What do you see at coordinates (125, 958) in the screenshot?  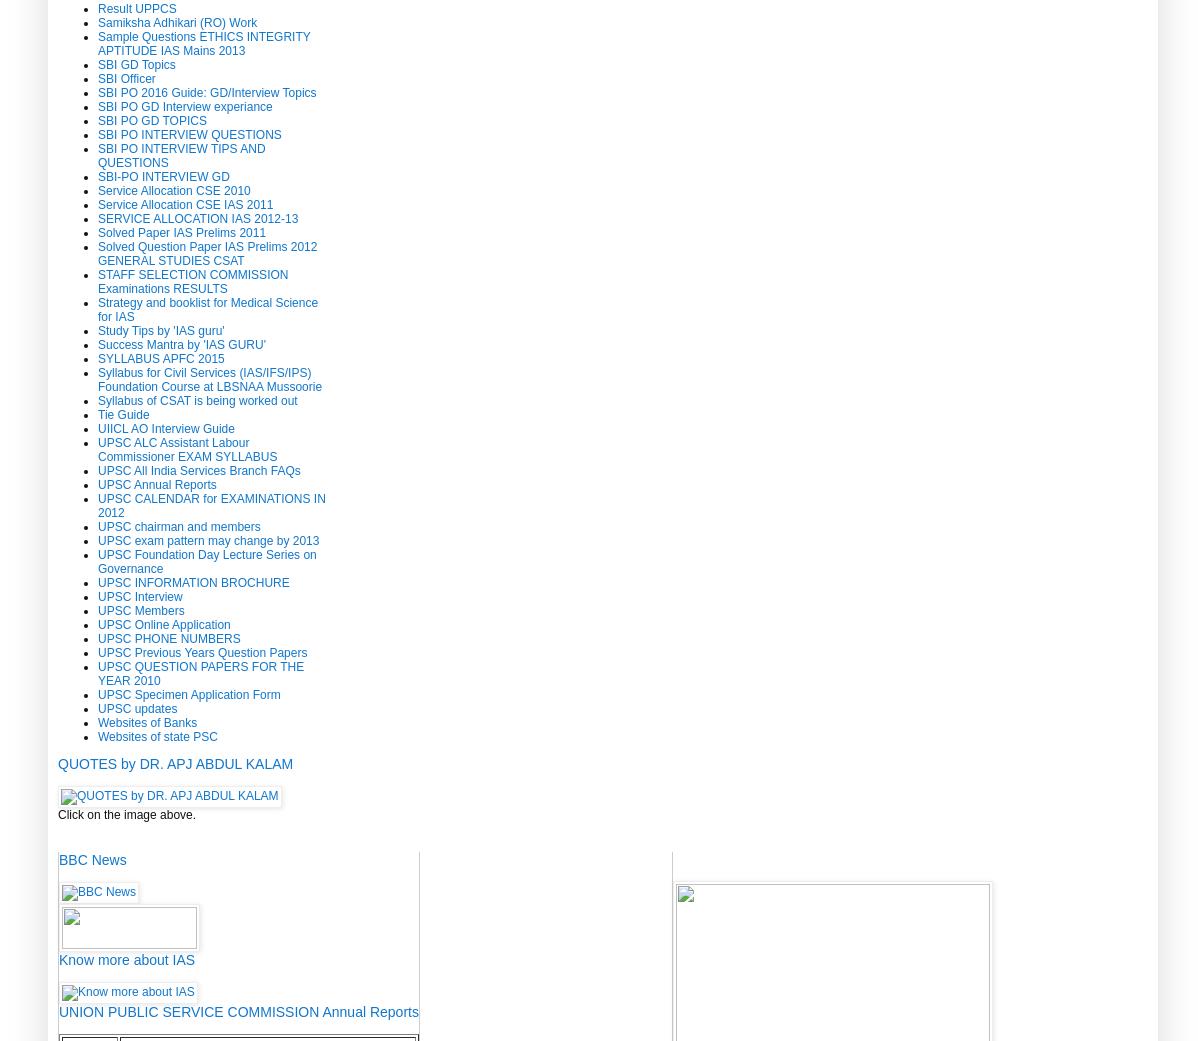 I see `'Know more about IAS'` at bounding box center [125, 958].